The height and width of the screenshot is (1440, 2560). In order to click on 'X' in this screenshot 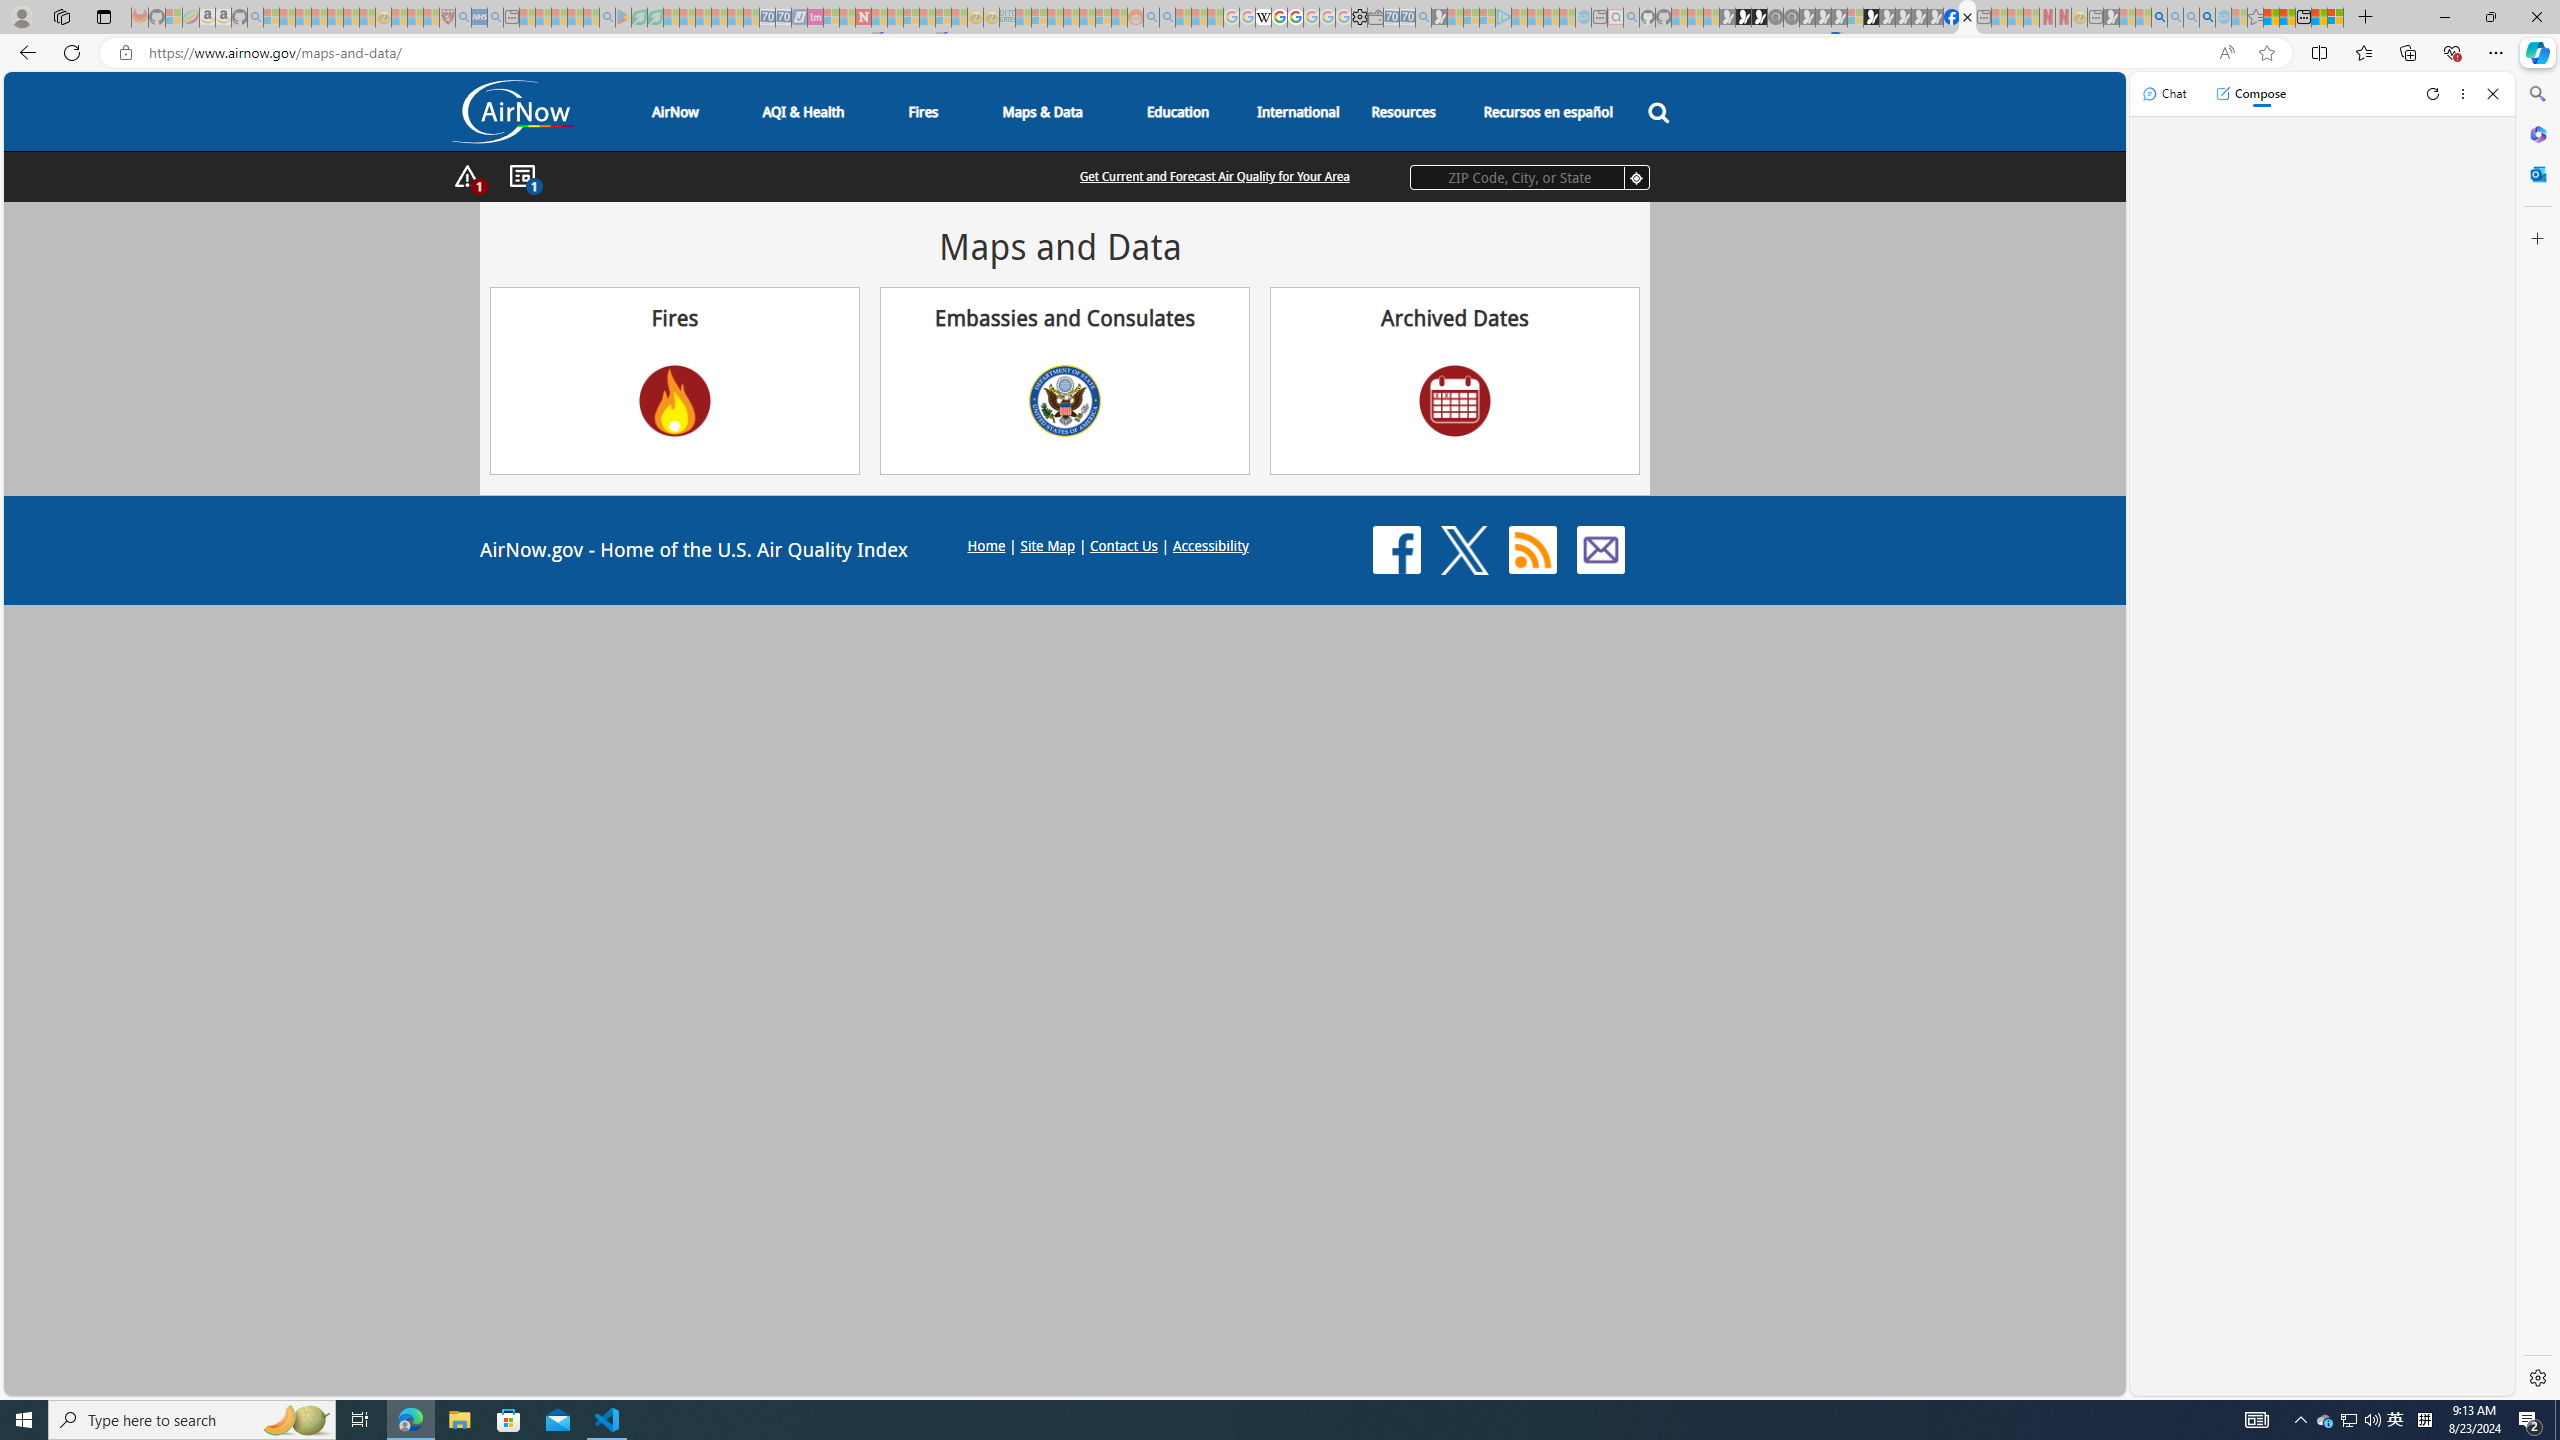, I will do `click(1464, 549)`.